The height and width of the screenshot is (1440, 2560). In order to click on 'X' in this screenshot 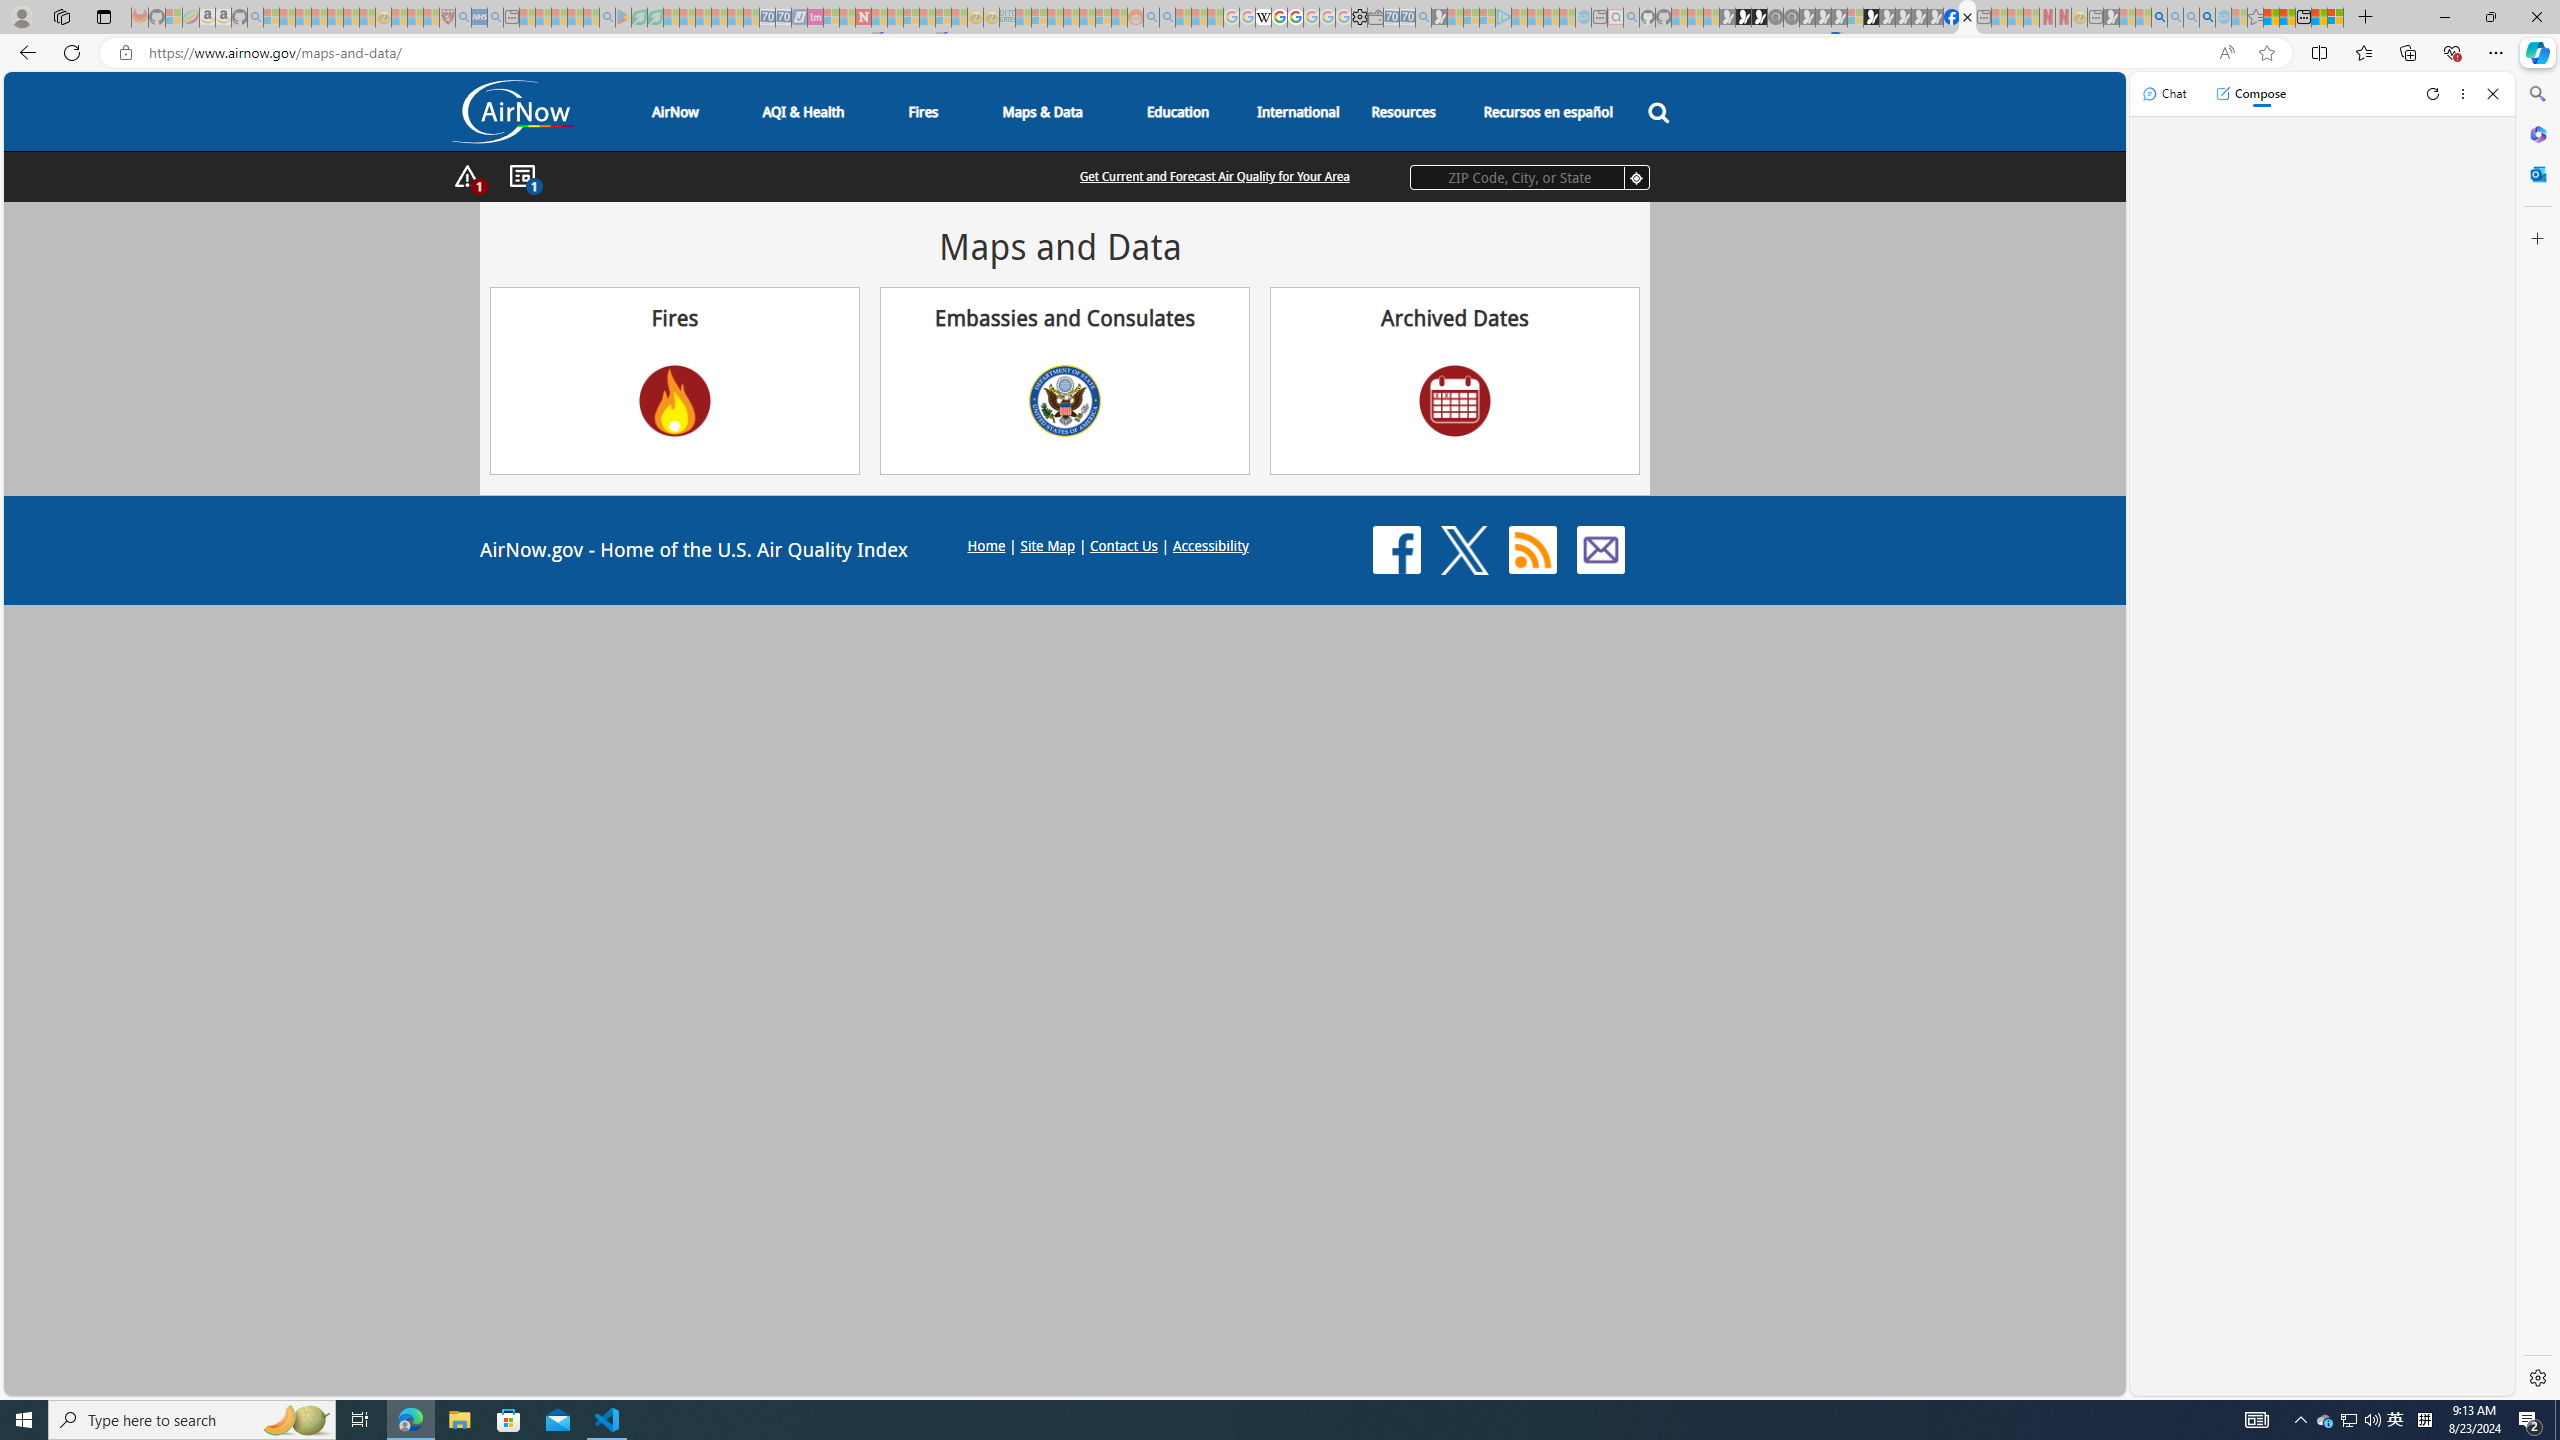, I will do `click(1464, 549)`.